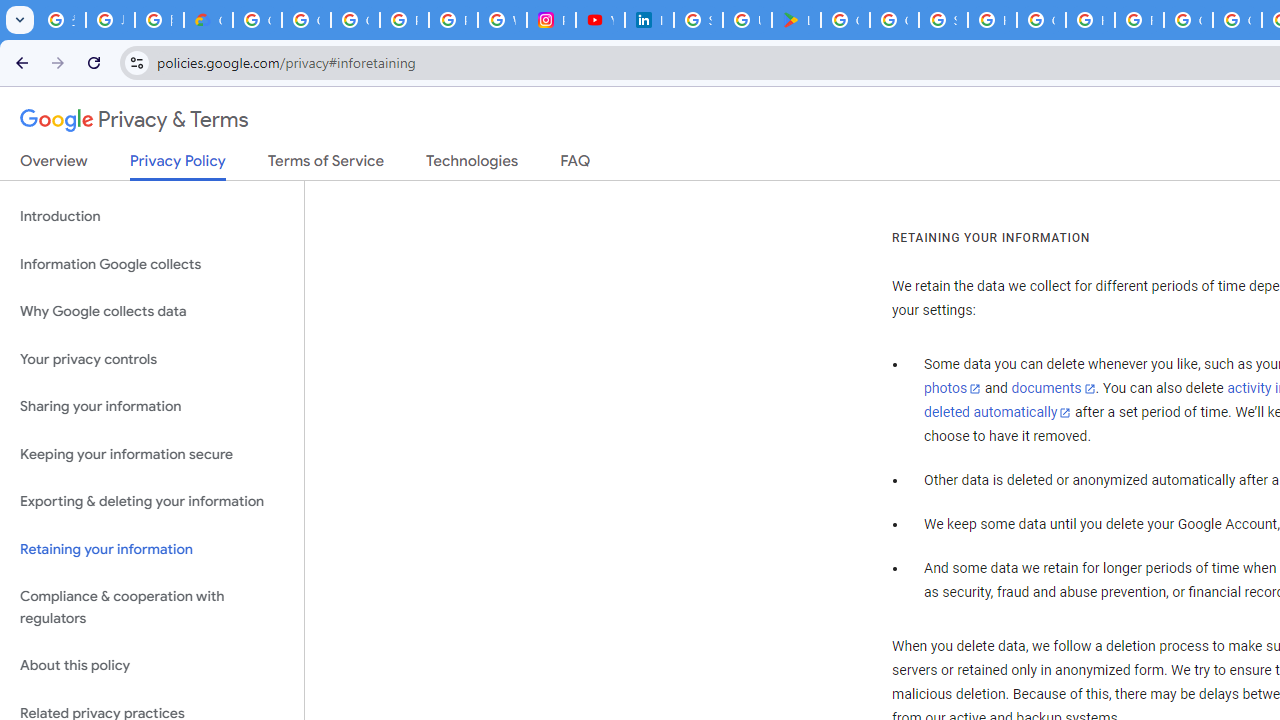 This screenshot has height=720, width=1280. What do you see at coordinates (326, 164) in the screenshot?
I see `'Terms of Service'` at bounding box center [326, 164].